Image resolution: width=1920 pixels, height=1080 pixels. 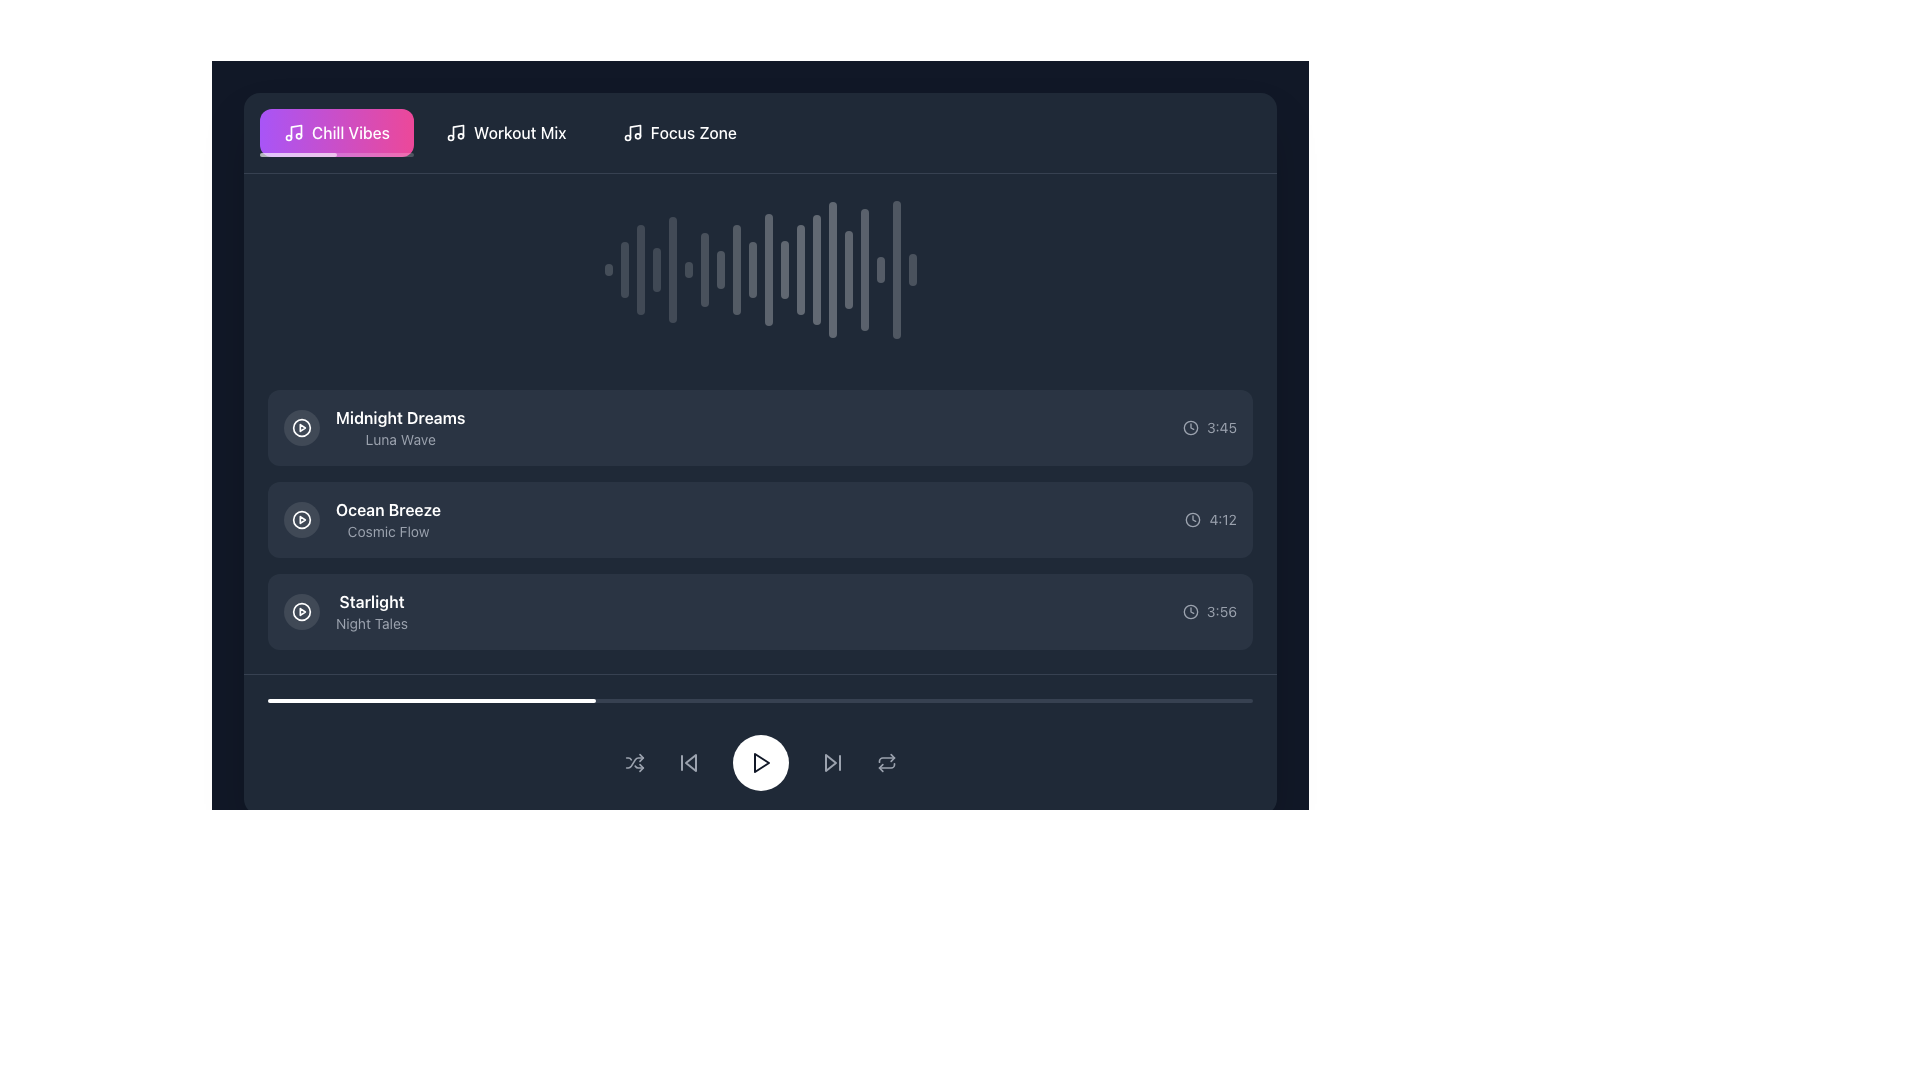 What do you see at coordinates (388, 531) in the screenshot?
I see `the text label displaying 'Cosmic Flow' in light gray font, which is located directly below 'Ocean Breeze'` at bounding box center [388, 531].